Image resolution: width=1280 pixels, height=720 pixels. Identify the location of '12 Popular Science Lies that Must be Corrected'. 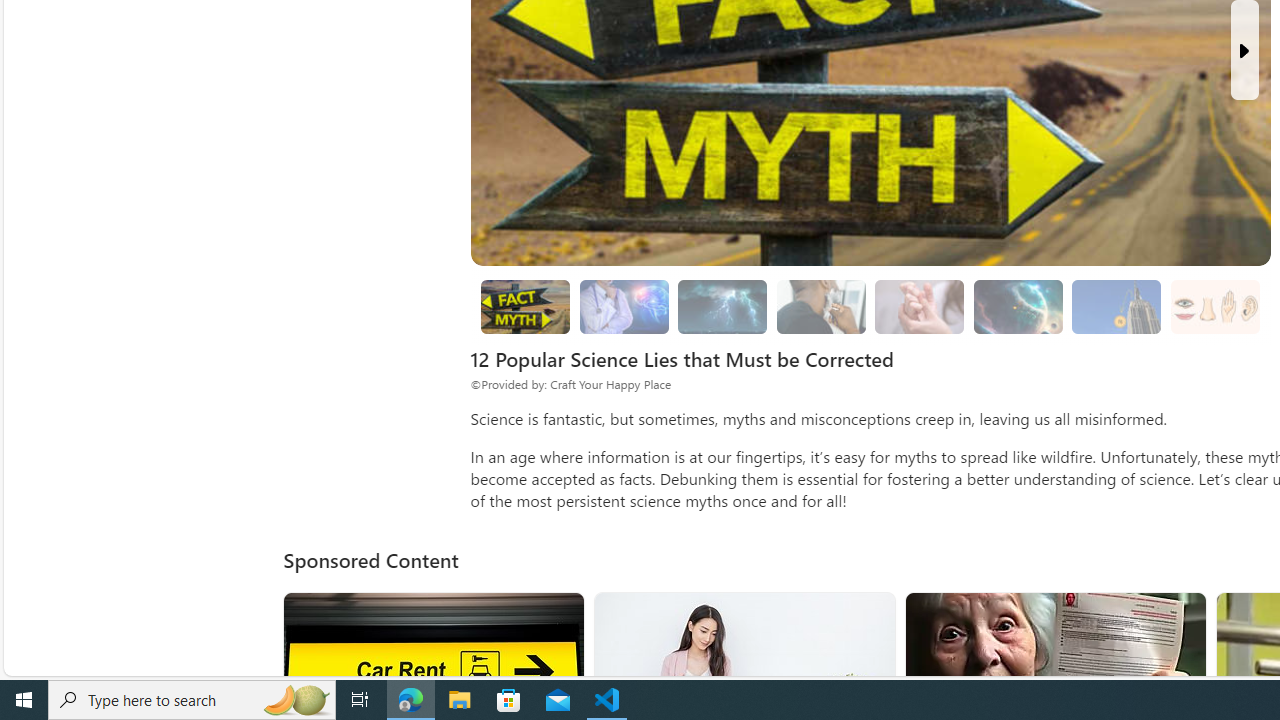
(526, 307).